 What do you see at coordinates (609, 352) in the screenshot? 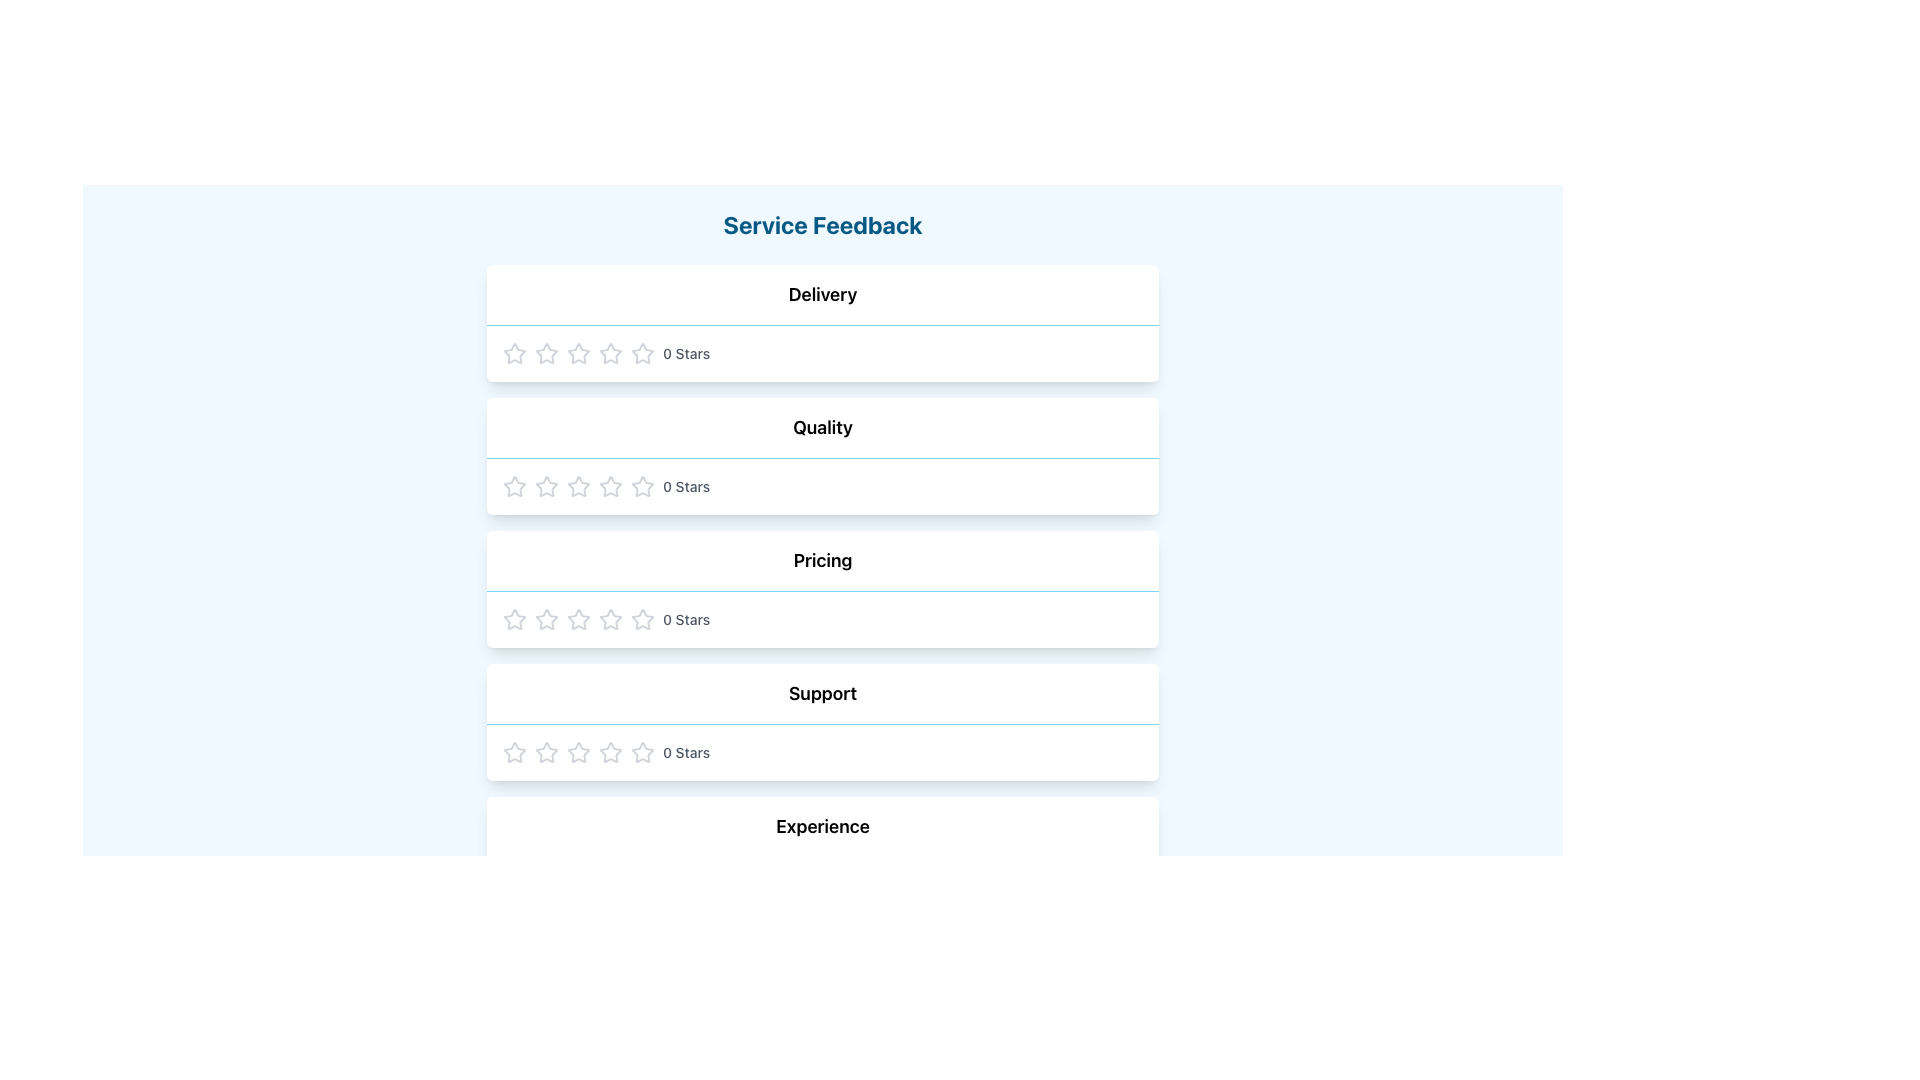
I see `the second star-shaped icon in the Delivery section` at bounding box center [609, 352].